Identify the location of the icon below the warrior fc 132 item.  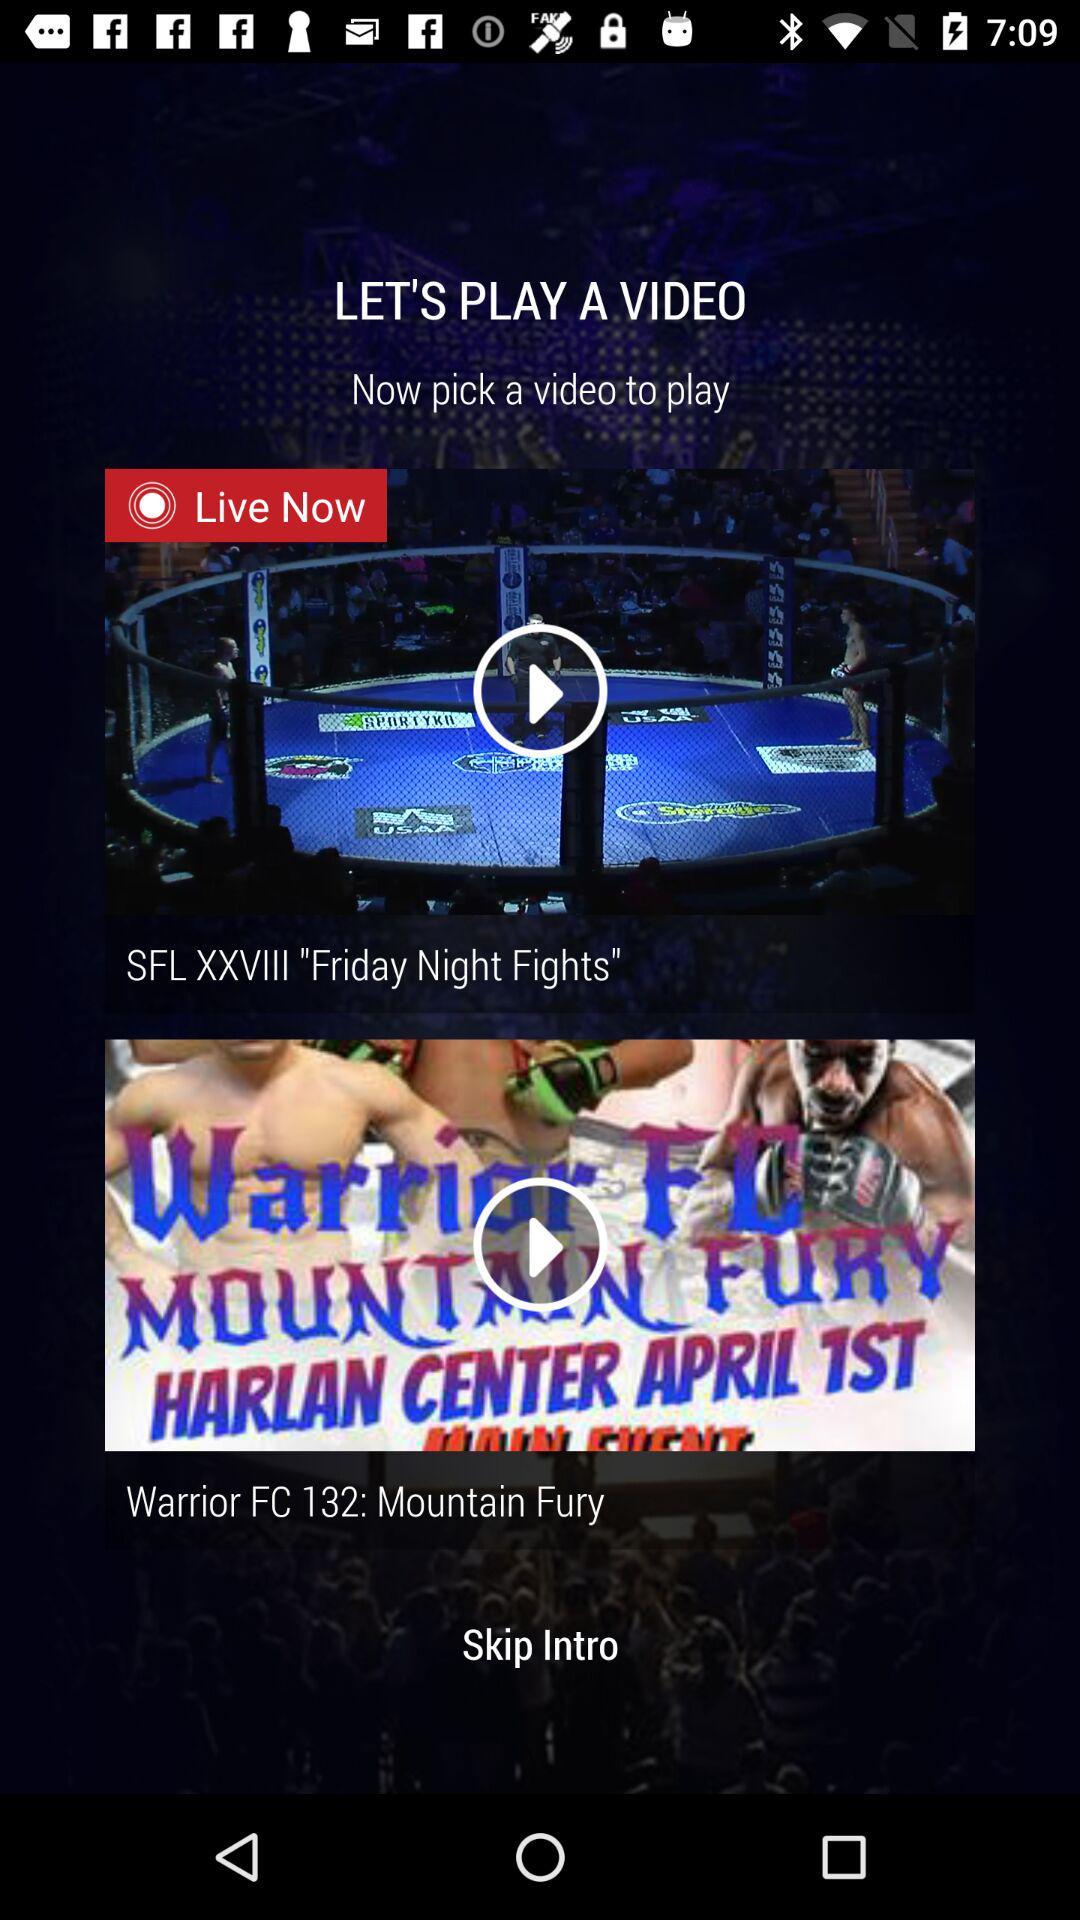
(540, 1643).